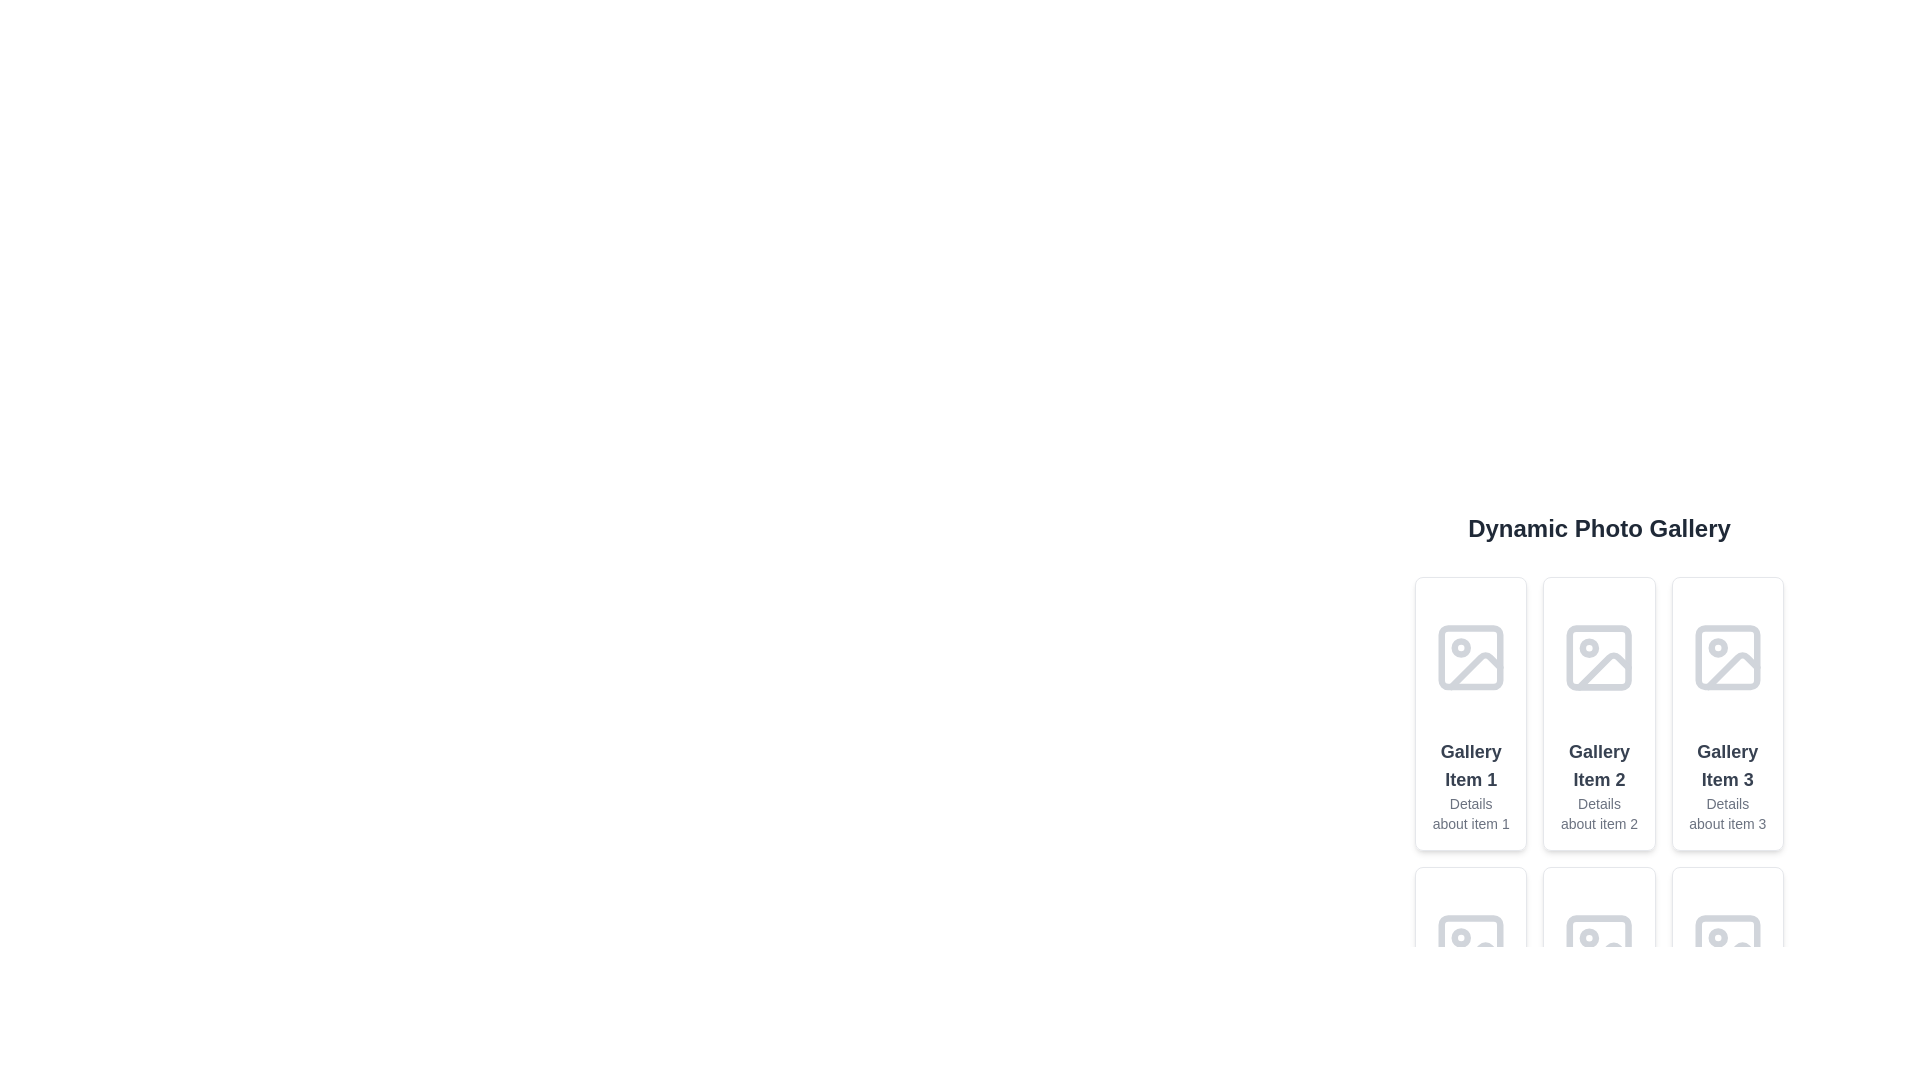  I want to click on the Circle element within the 'Gallery Item 2' icon, which serves as a decorative feature indicating selection status, so click(1588, 648).